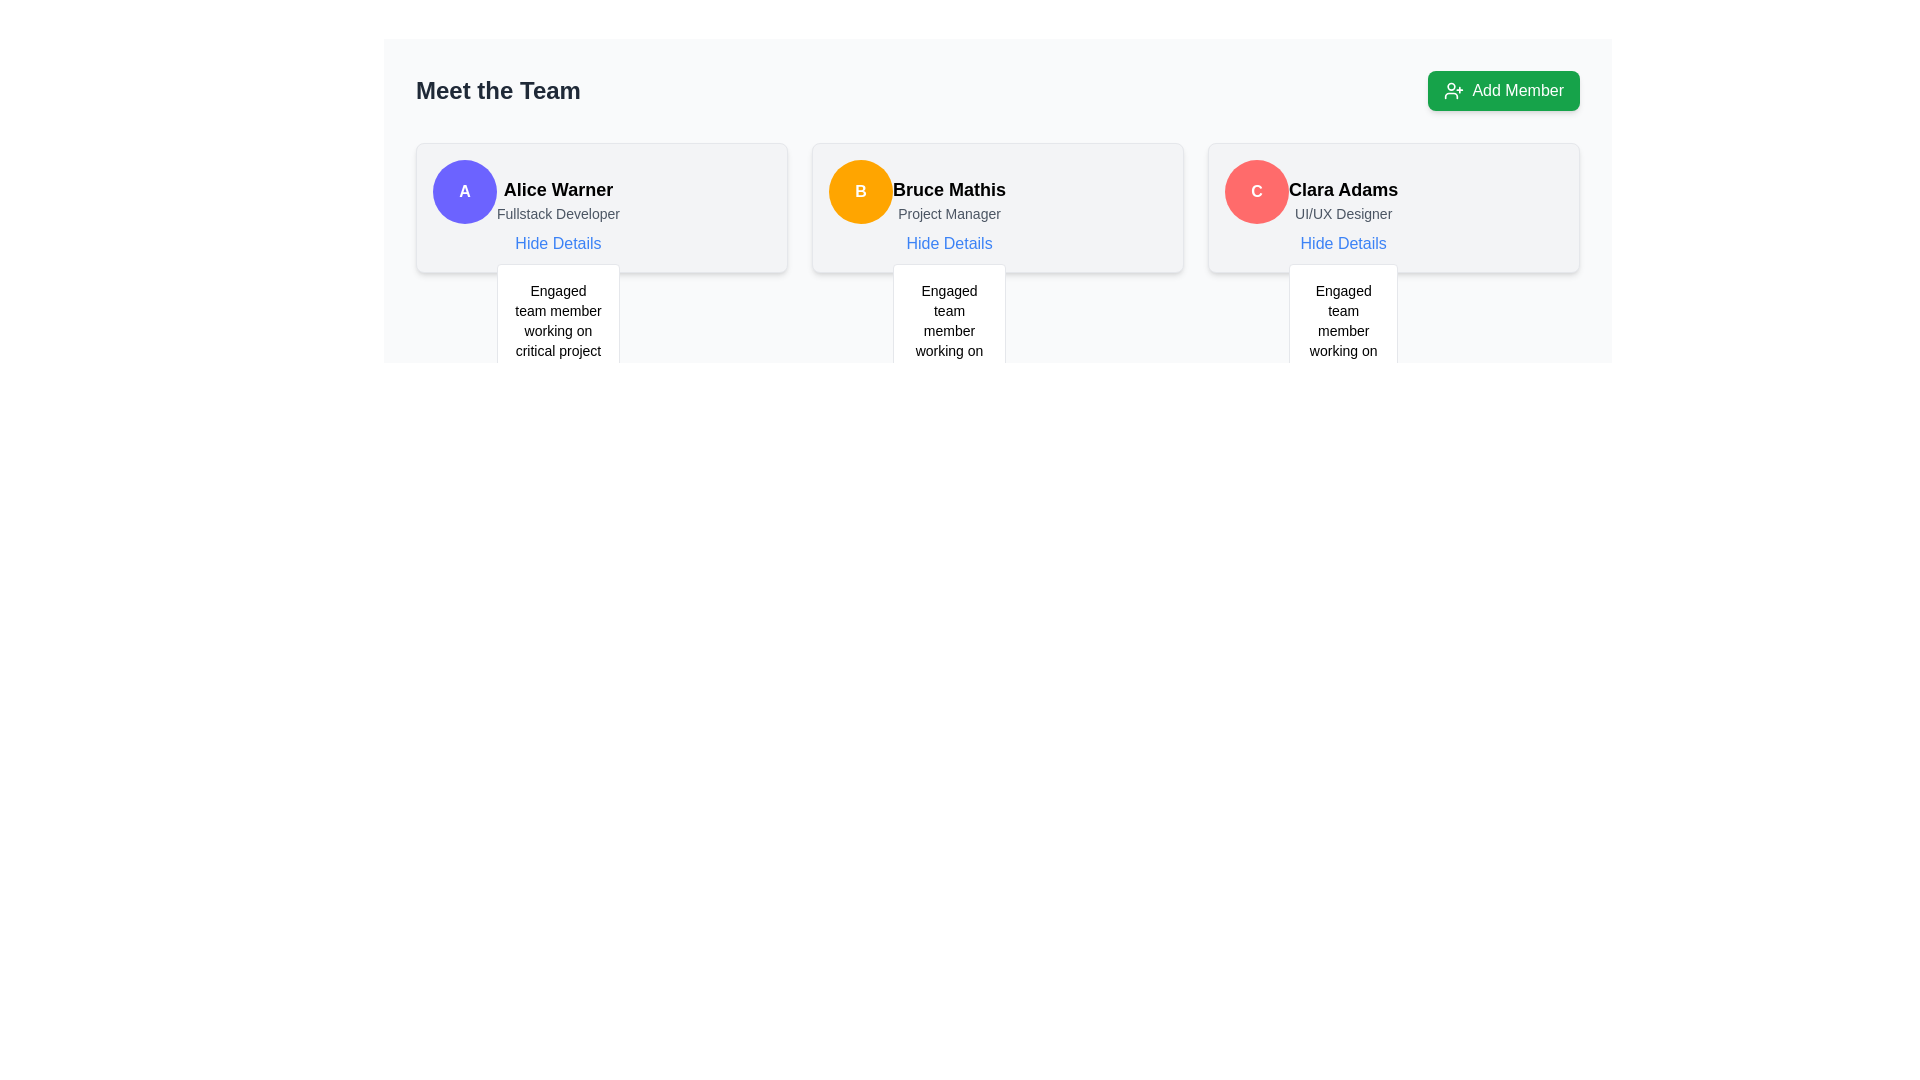  Describe the element at coordinates (948, 189) in the screenshot. I see `the text element that contains 'Bruce Mathis', styled in bold and larger font, which serves as the title for the second card from the left with a yellow circular avatar labeled 'B'` at that location.